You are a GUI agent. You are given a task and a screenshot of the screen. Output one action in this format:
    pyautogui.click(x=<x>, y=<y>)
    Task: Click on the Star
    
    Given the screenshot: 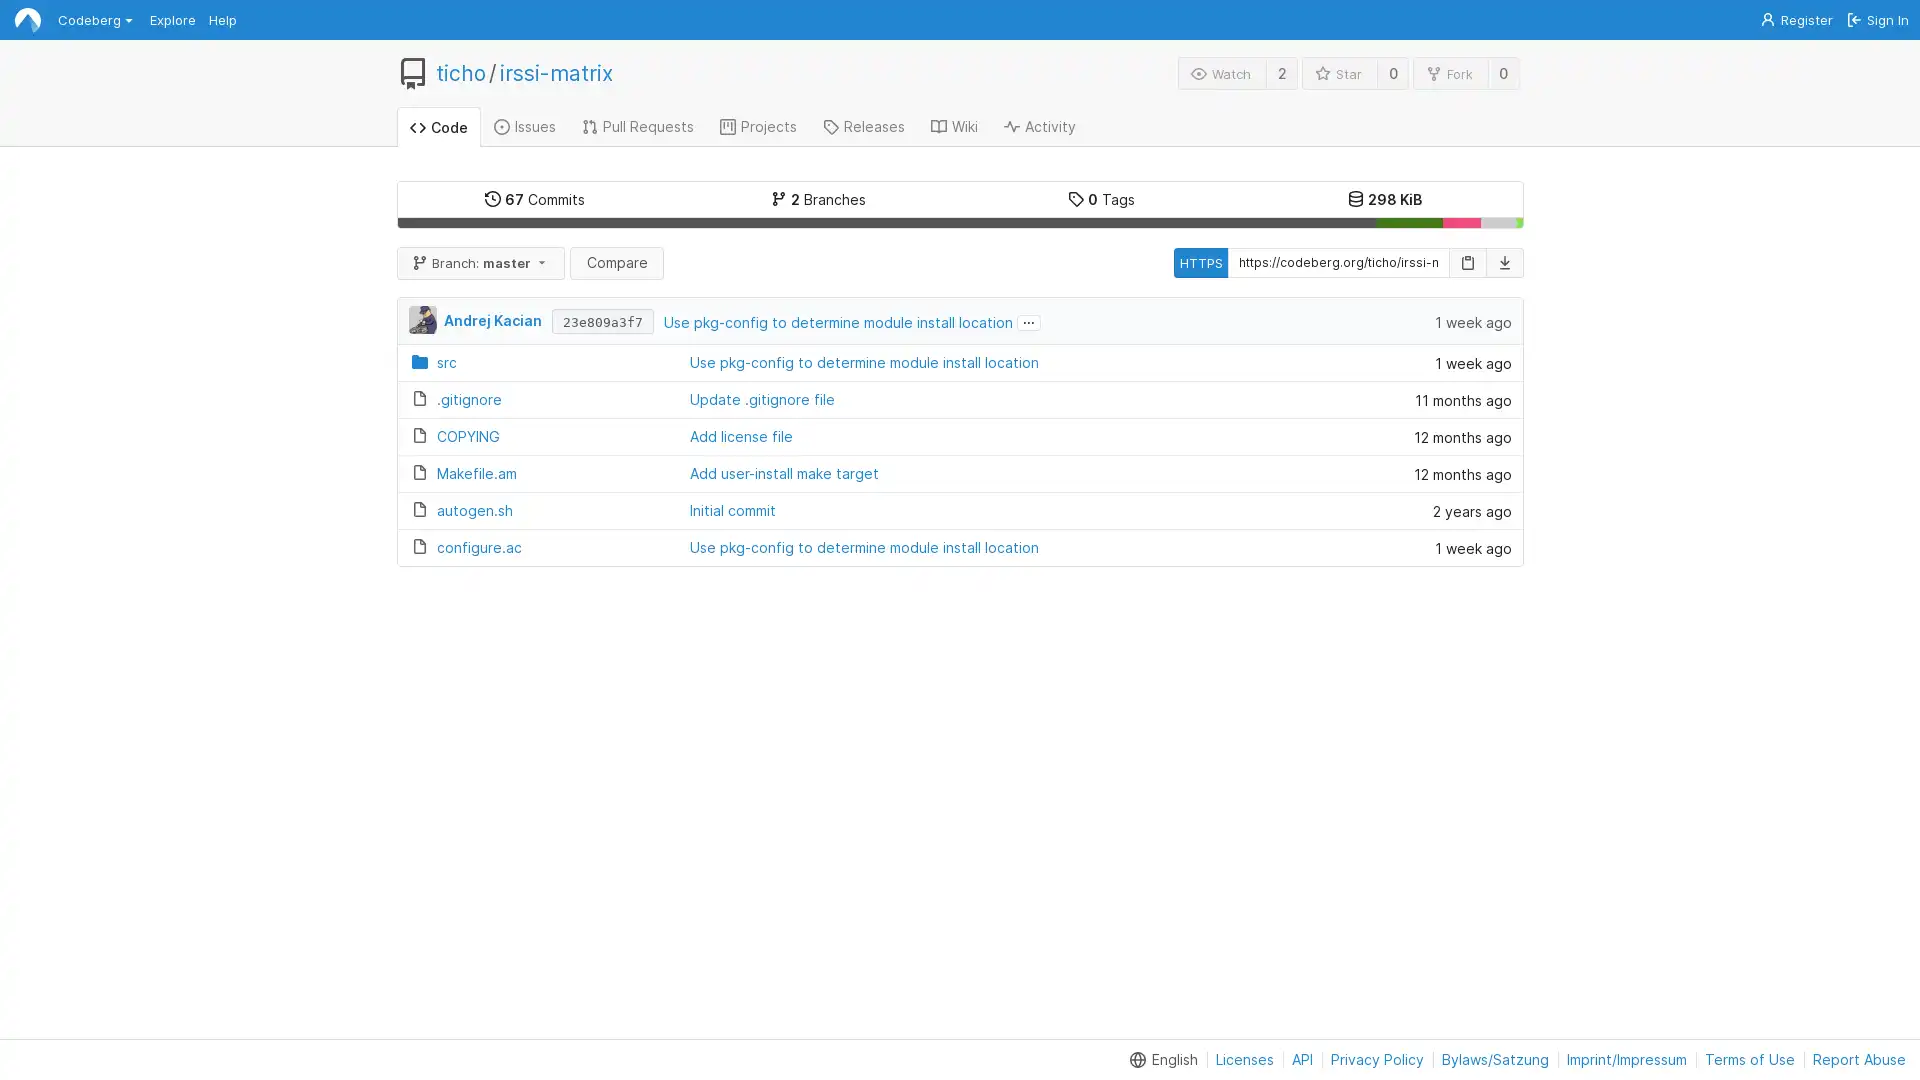 What is the action you would take?
    pyautogui.click(x=1339, y=72)
    